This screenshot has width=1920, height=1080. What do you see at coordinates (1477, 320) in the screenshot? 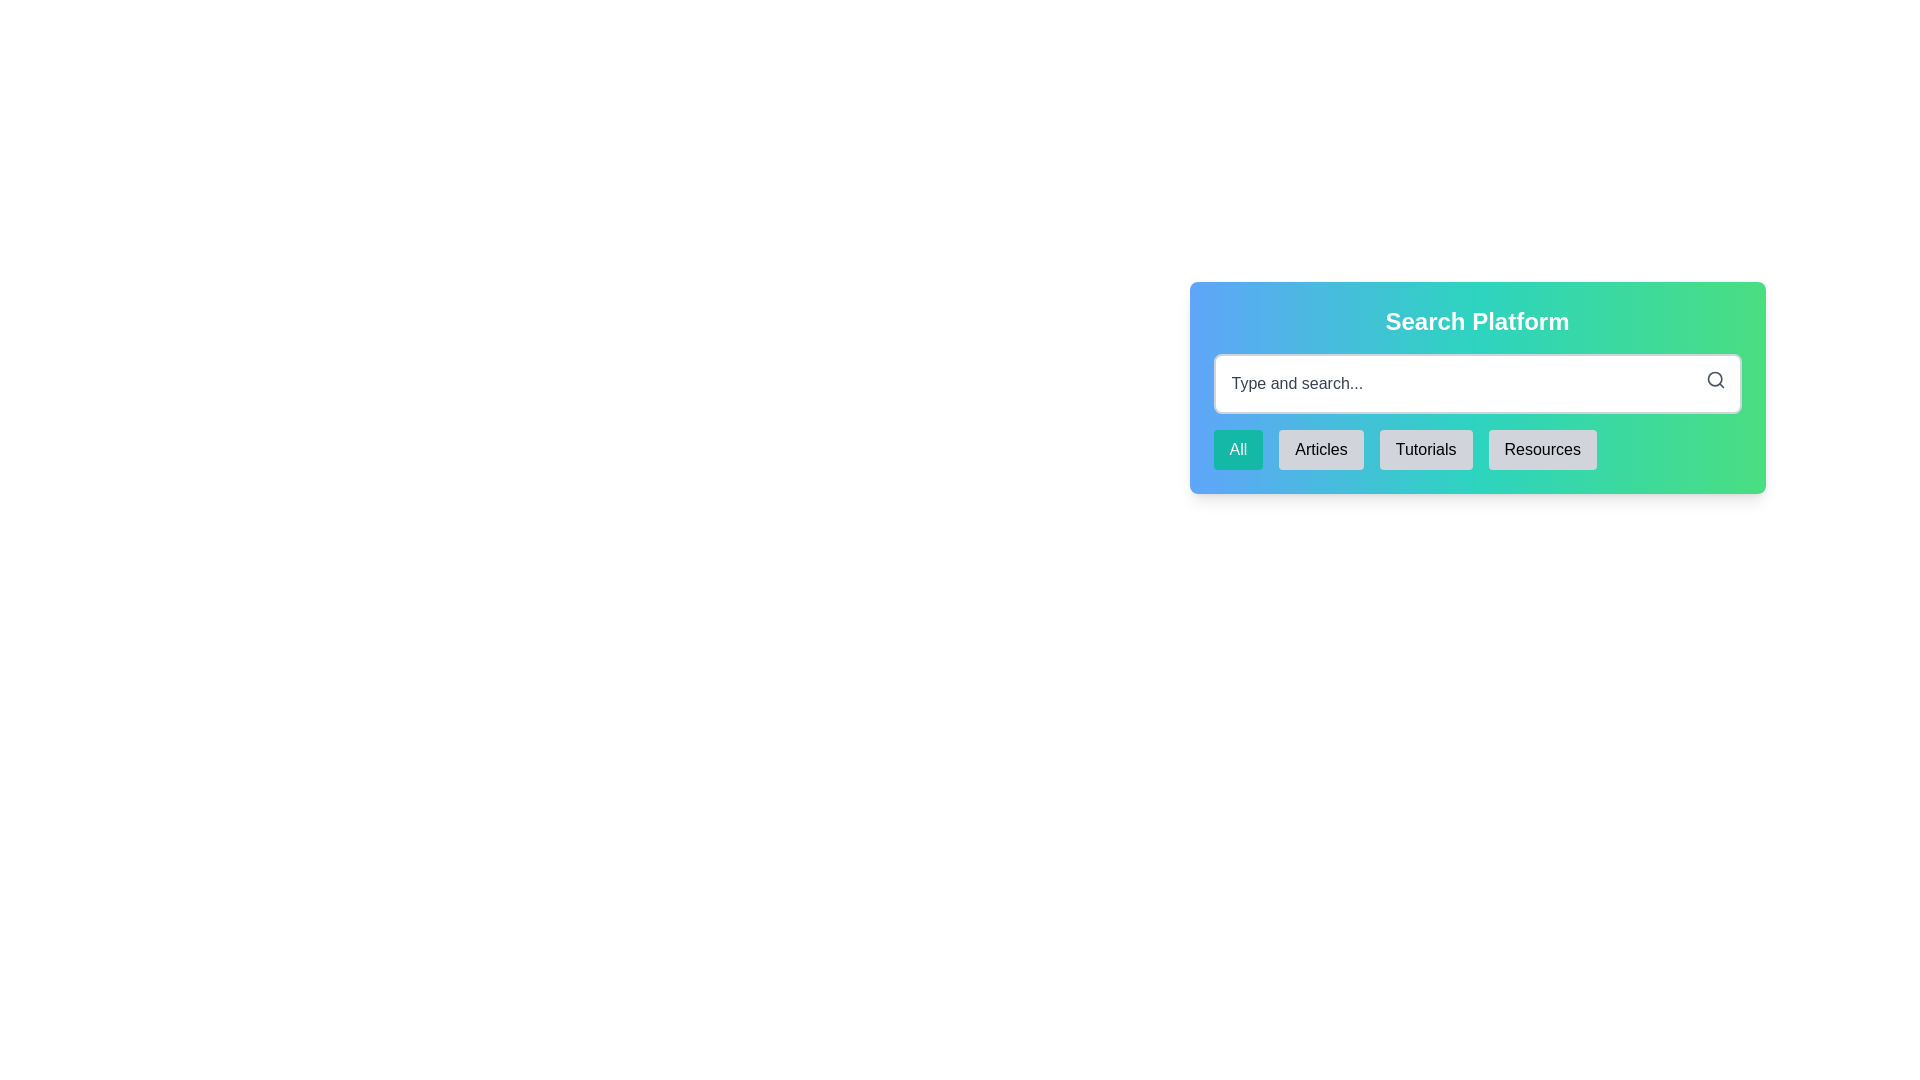
I see `the Text Label which serves as a title for the 'Search Platform' section` at bounding box center [1477, 320].